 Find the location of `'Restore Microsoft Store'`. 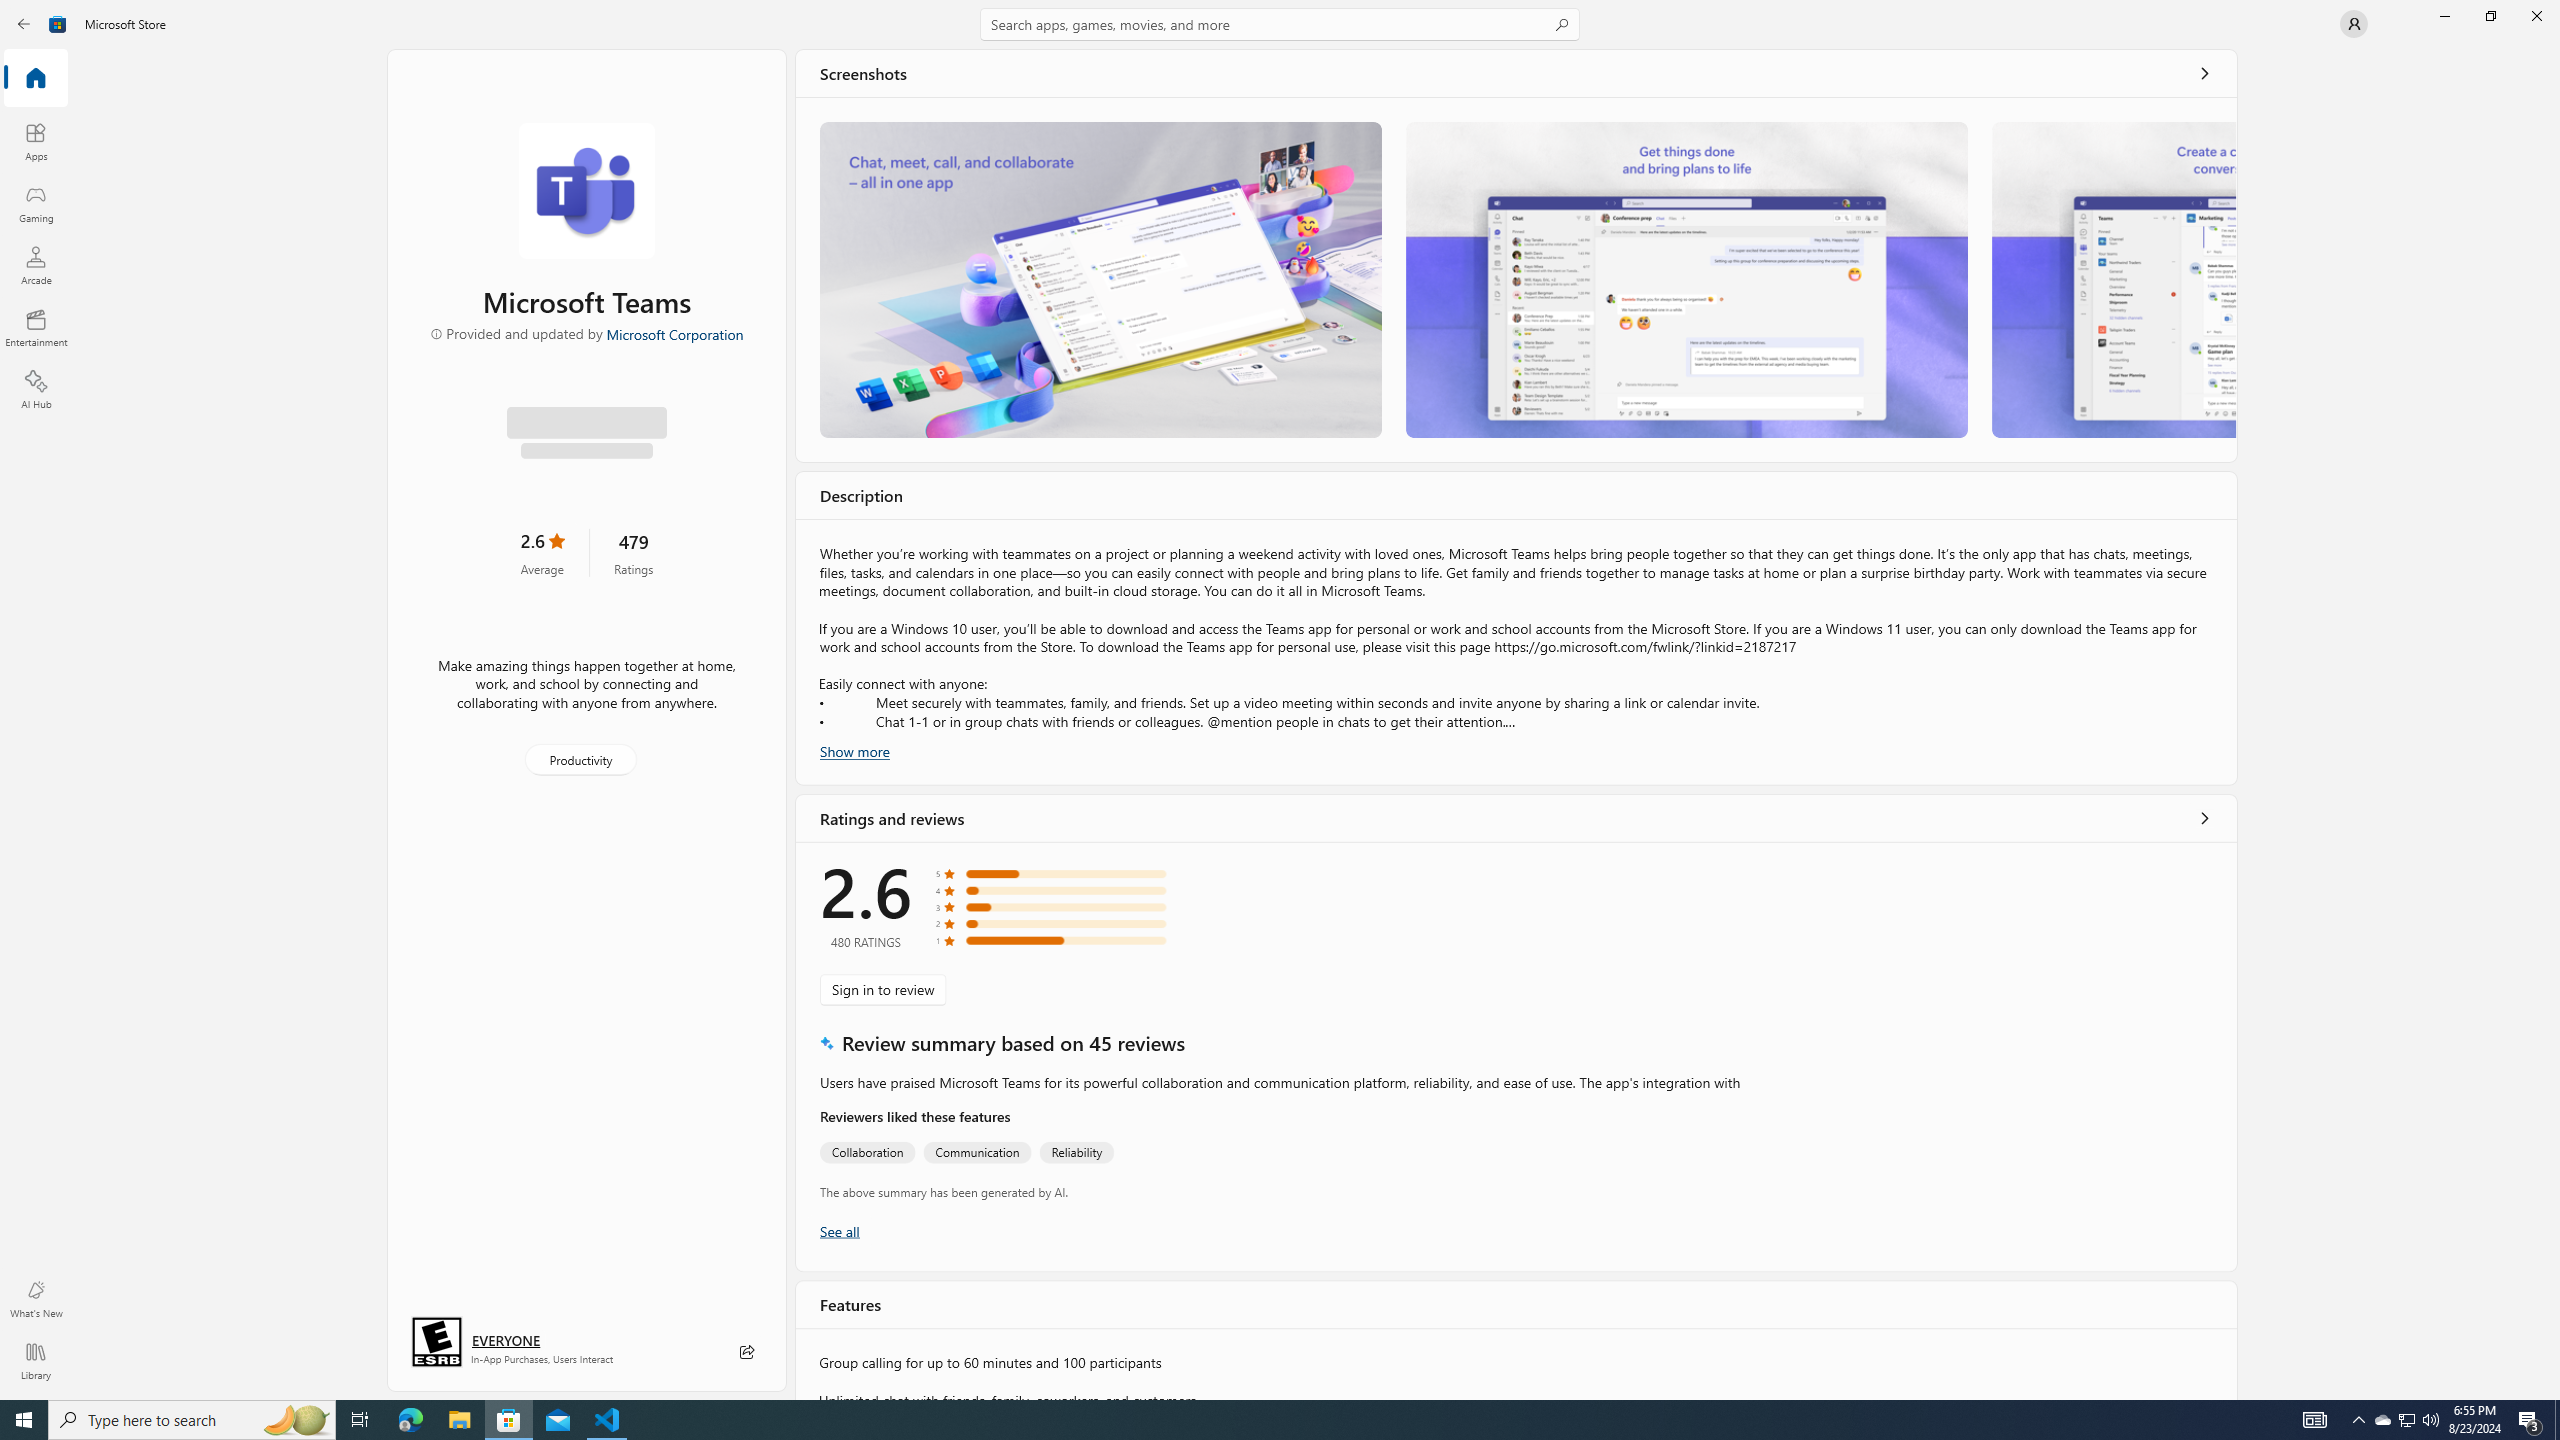

'Restore Microsoft Store' is located at coordinates (2490, 15).